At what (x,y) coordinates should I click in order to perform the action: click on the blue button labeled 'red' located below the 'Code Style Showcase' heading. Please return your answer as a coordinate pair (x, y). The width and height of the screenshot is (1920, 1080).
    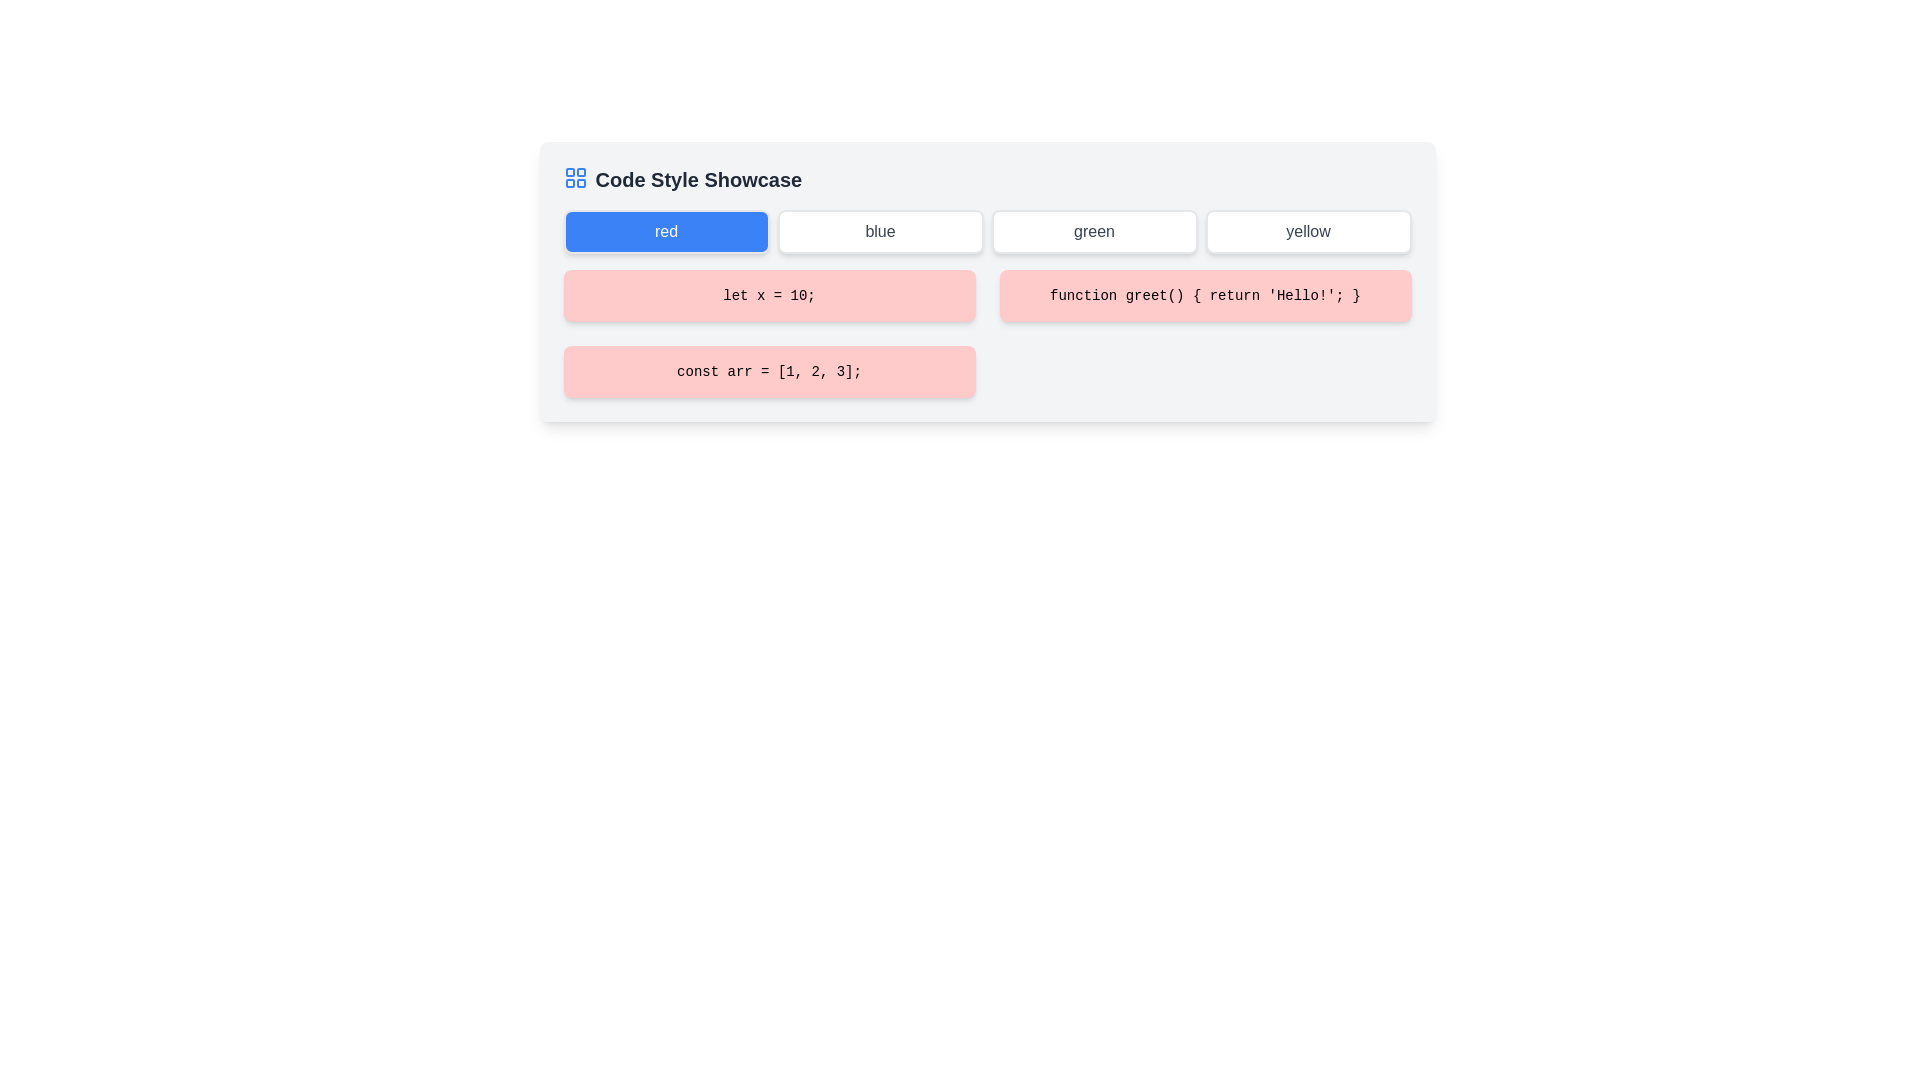
    Looking at the image, I should click on (666, 230).